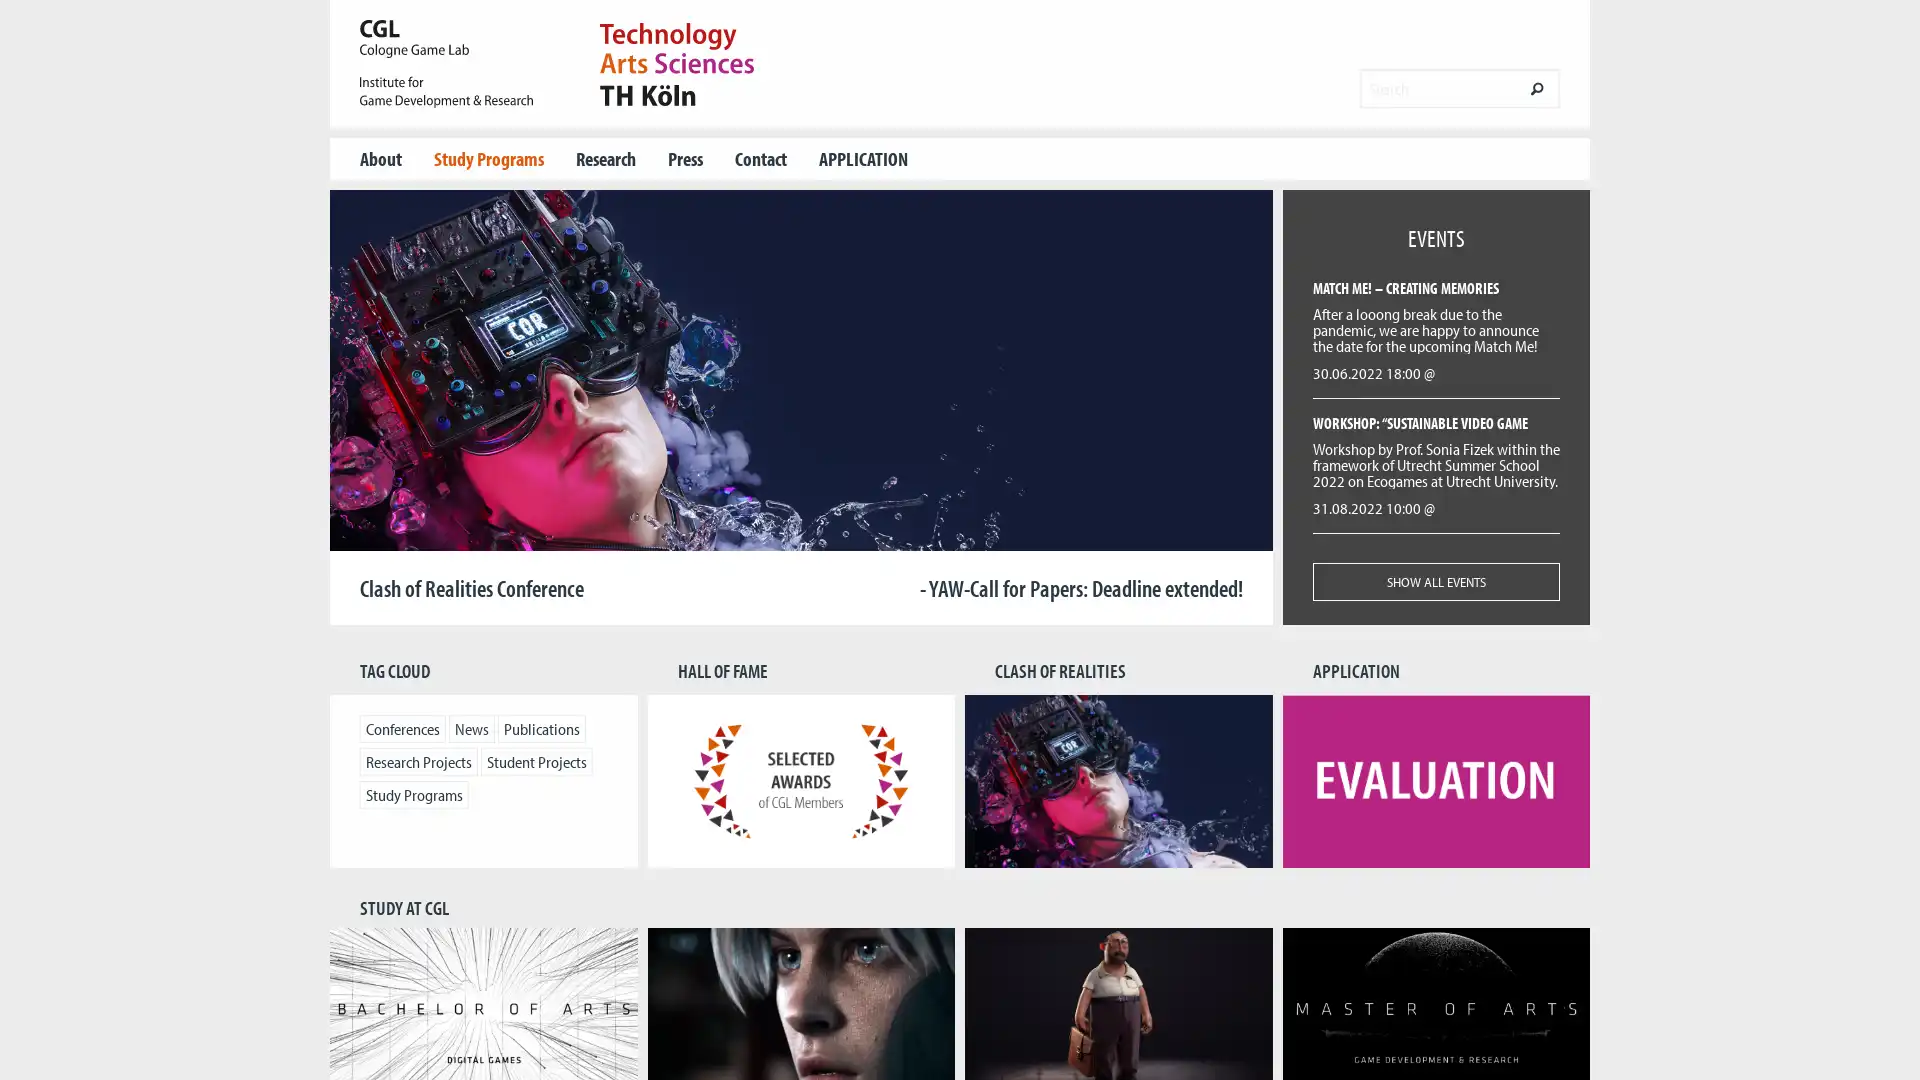  What do you see at coordinates (789, 534) in the screenshot?
I see `Obituary for Markus Hettlich` at bounding box center [789, 534].